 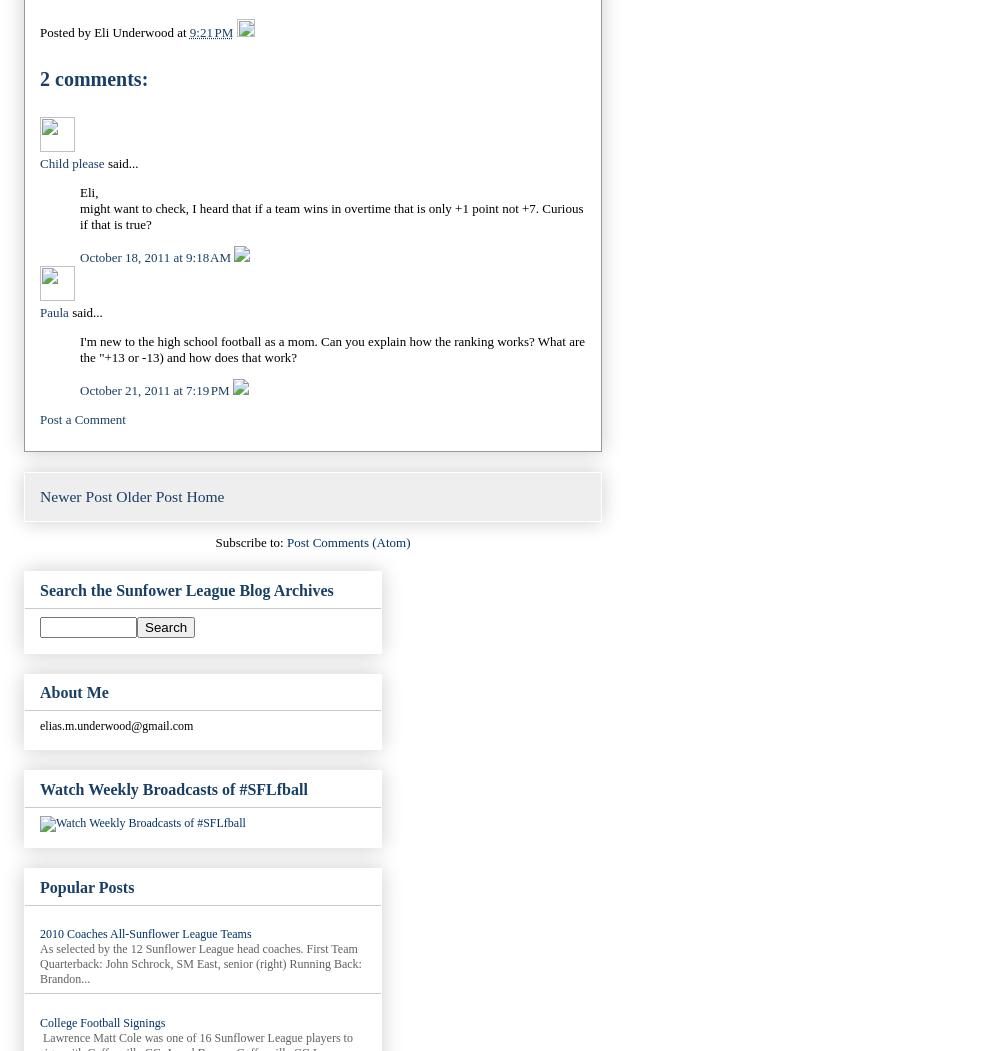 What do you see at coordinates (71, 163) in the screenshot?
I see `'Child please'` at bounding box center [71, 163].